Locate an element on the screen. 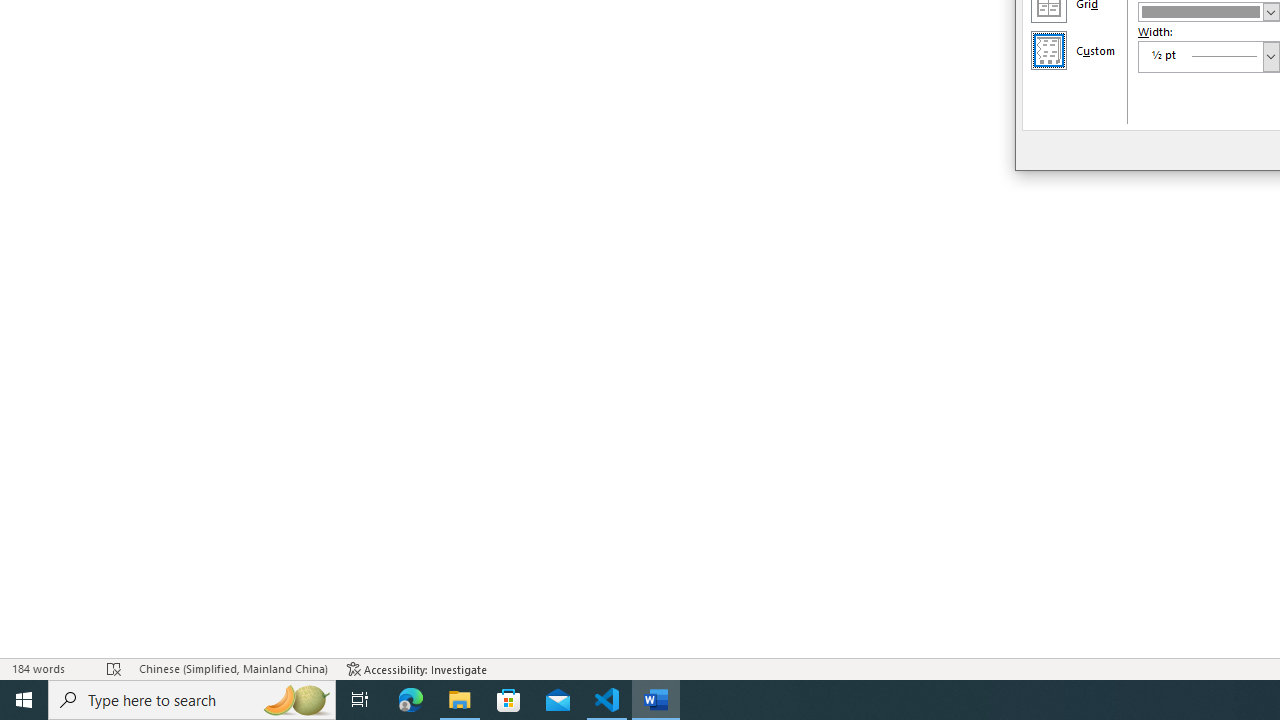 This screenshot has width=1280, height=720. 'Word Count 184 words' is located at coordinates (49, 669).